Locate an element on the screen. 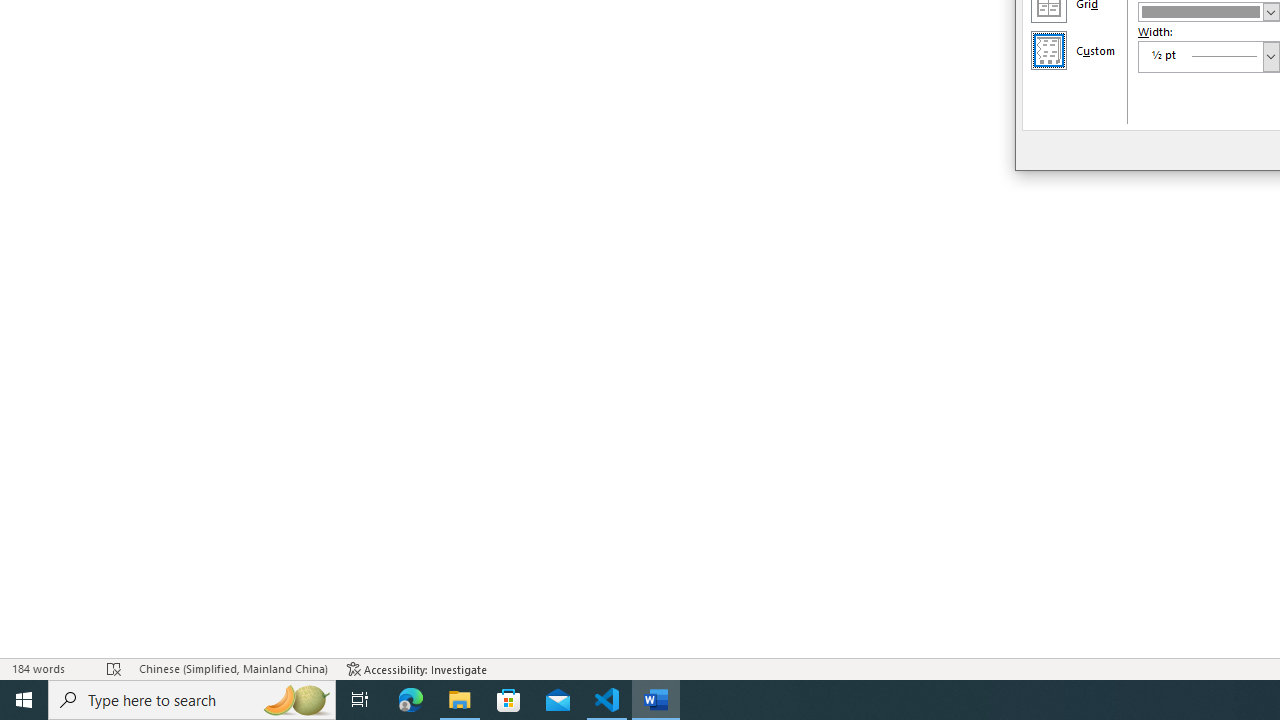 This screenshot has width=1280, height=720. 'Word Count 184 words' is located at coordinates (49, 669).